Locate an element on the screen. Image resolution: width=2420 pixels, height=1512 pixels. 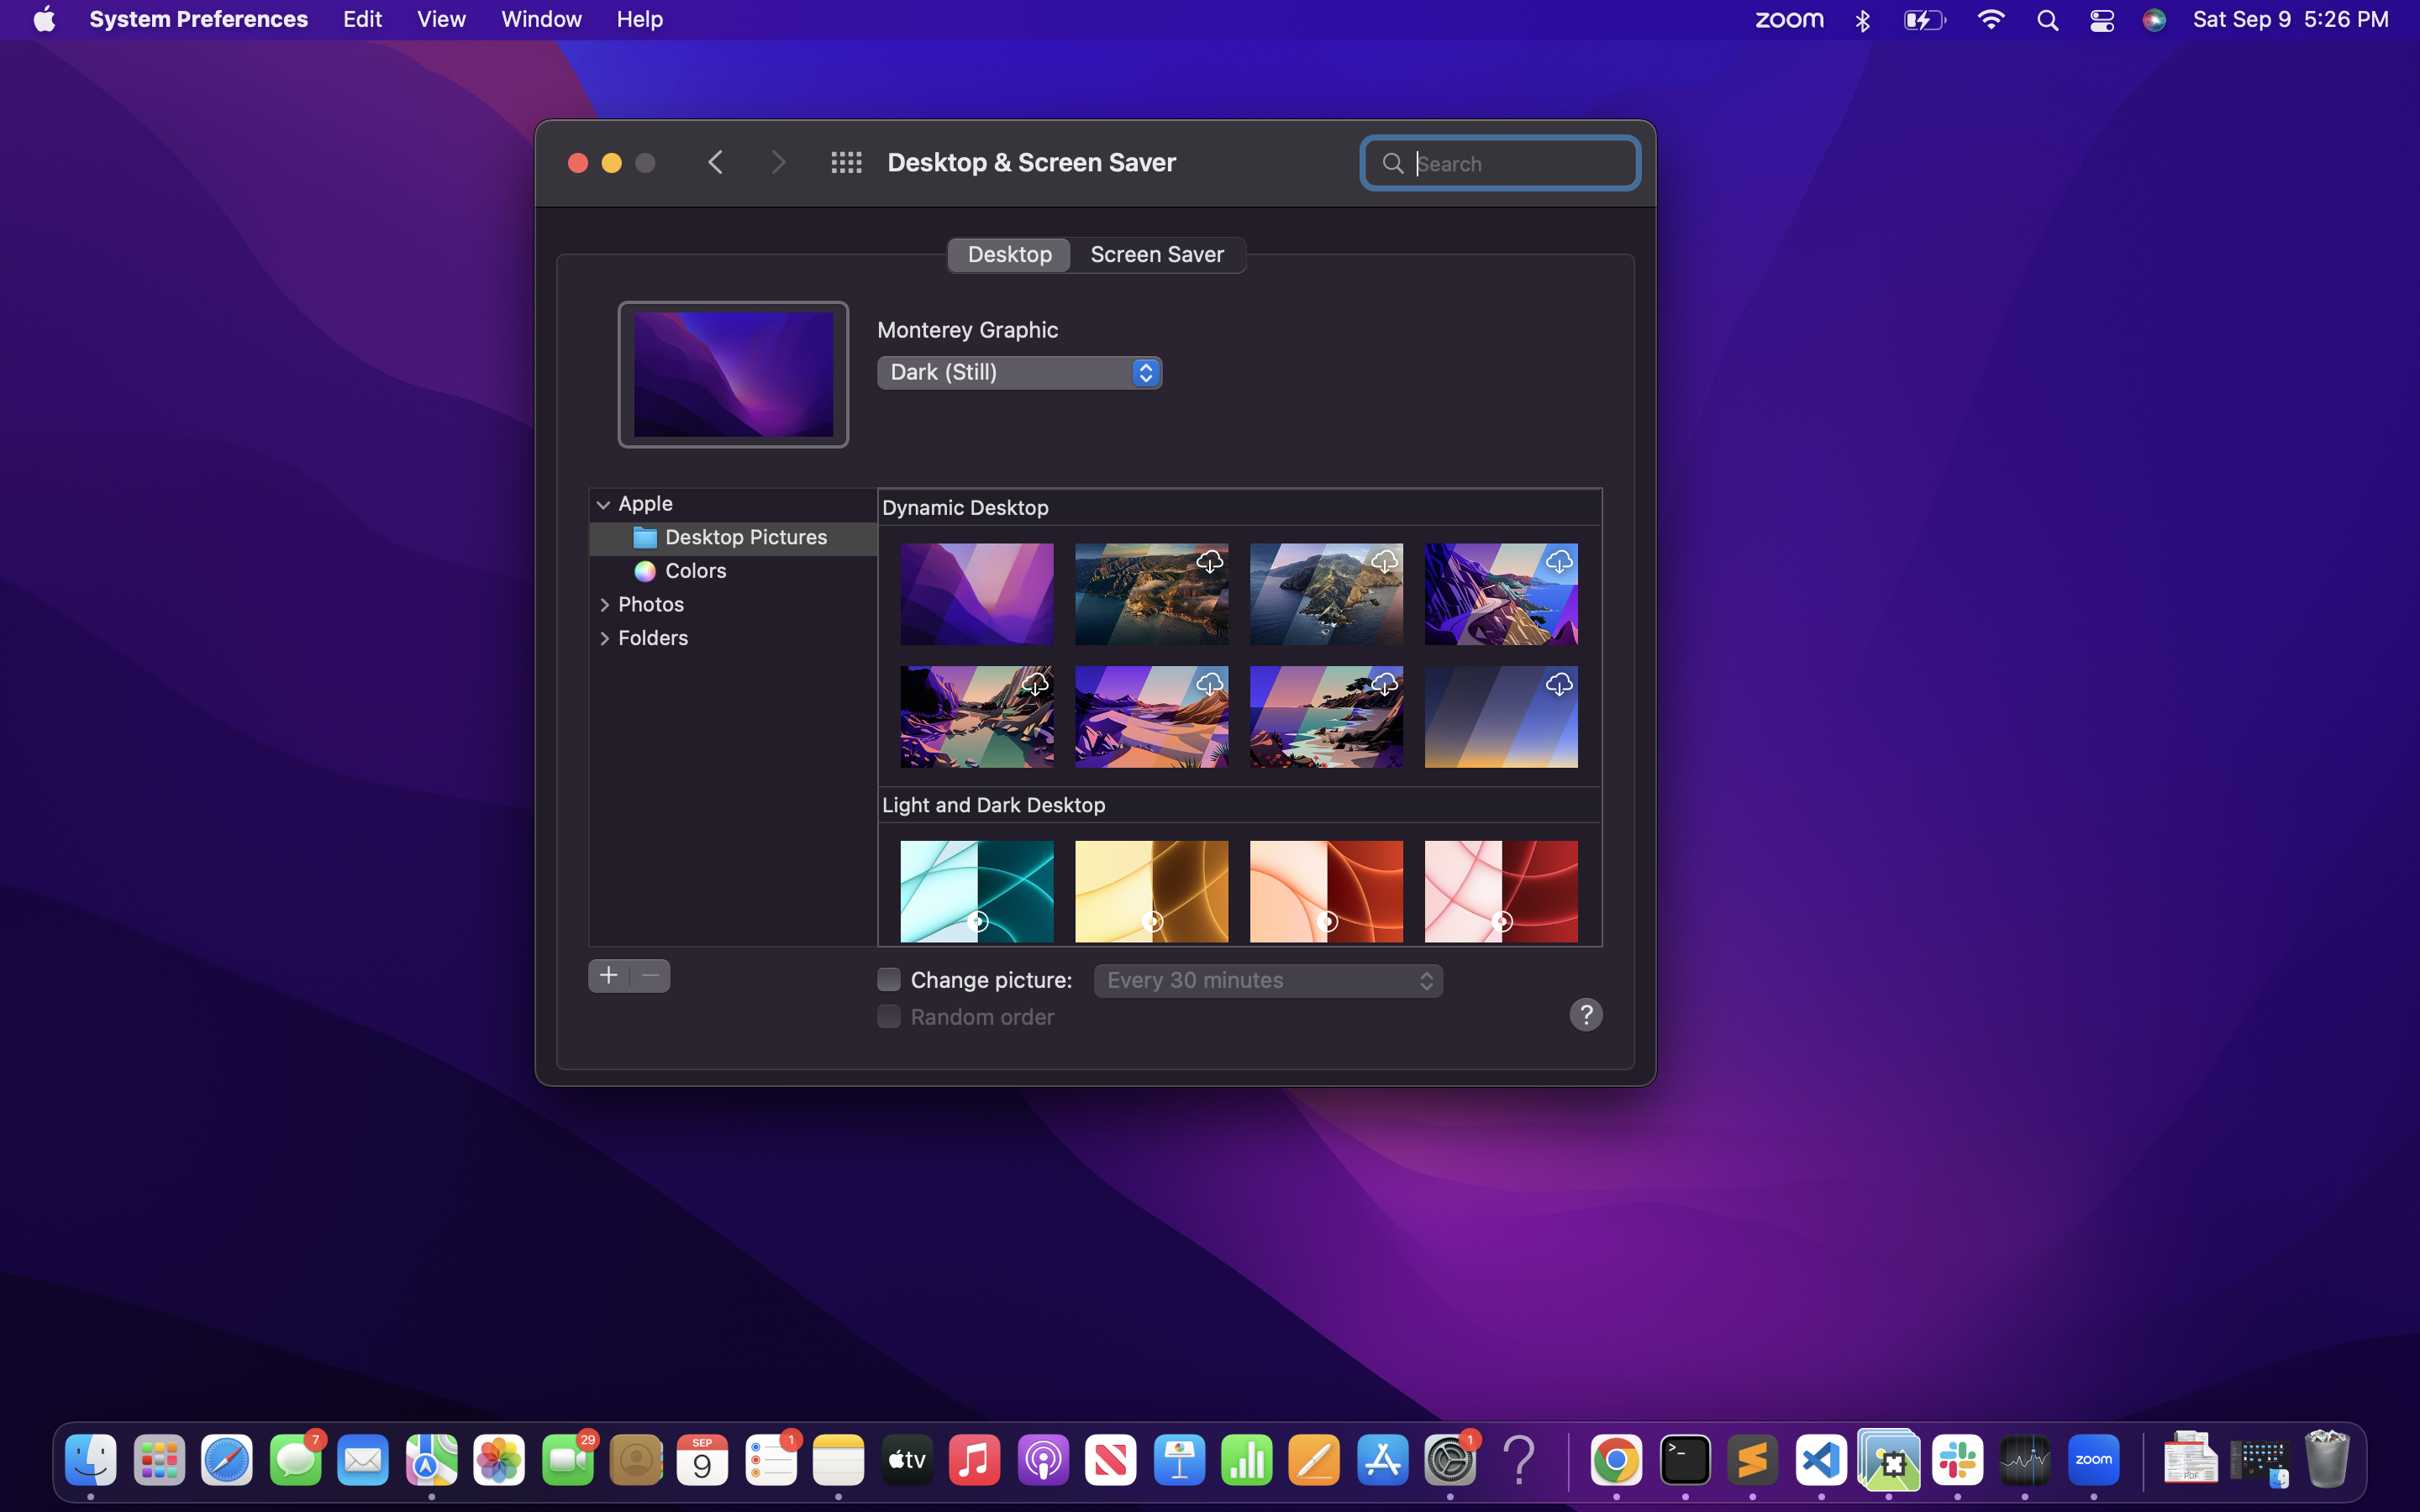
the settings for screen saver is located at coordinates (1157, 253).